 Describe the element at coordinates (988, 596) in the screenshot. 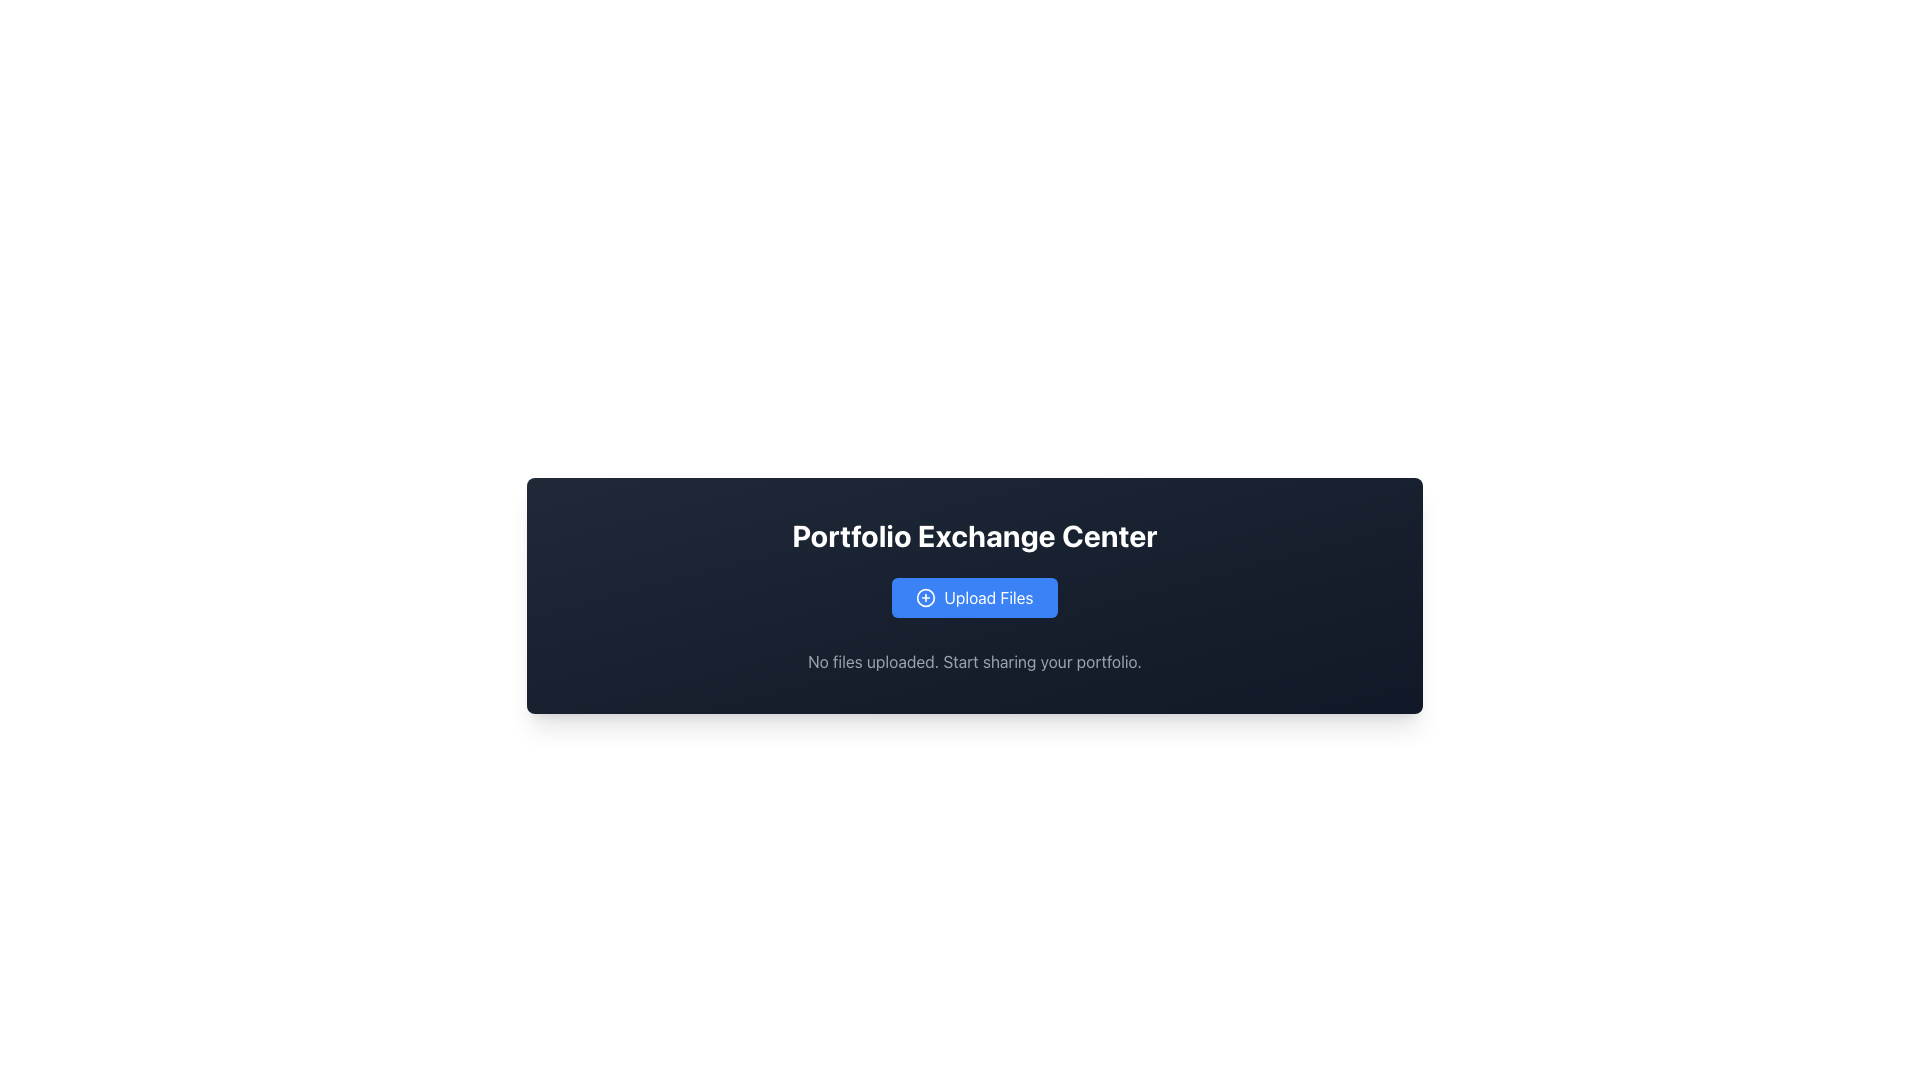

I see `the label indicating the action of uploading files, which is centrally located within the upload button near the bottom center of the interface` at that location.